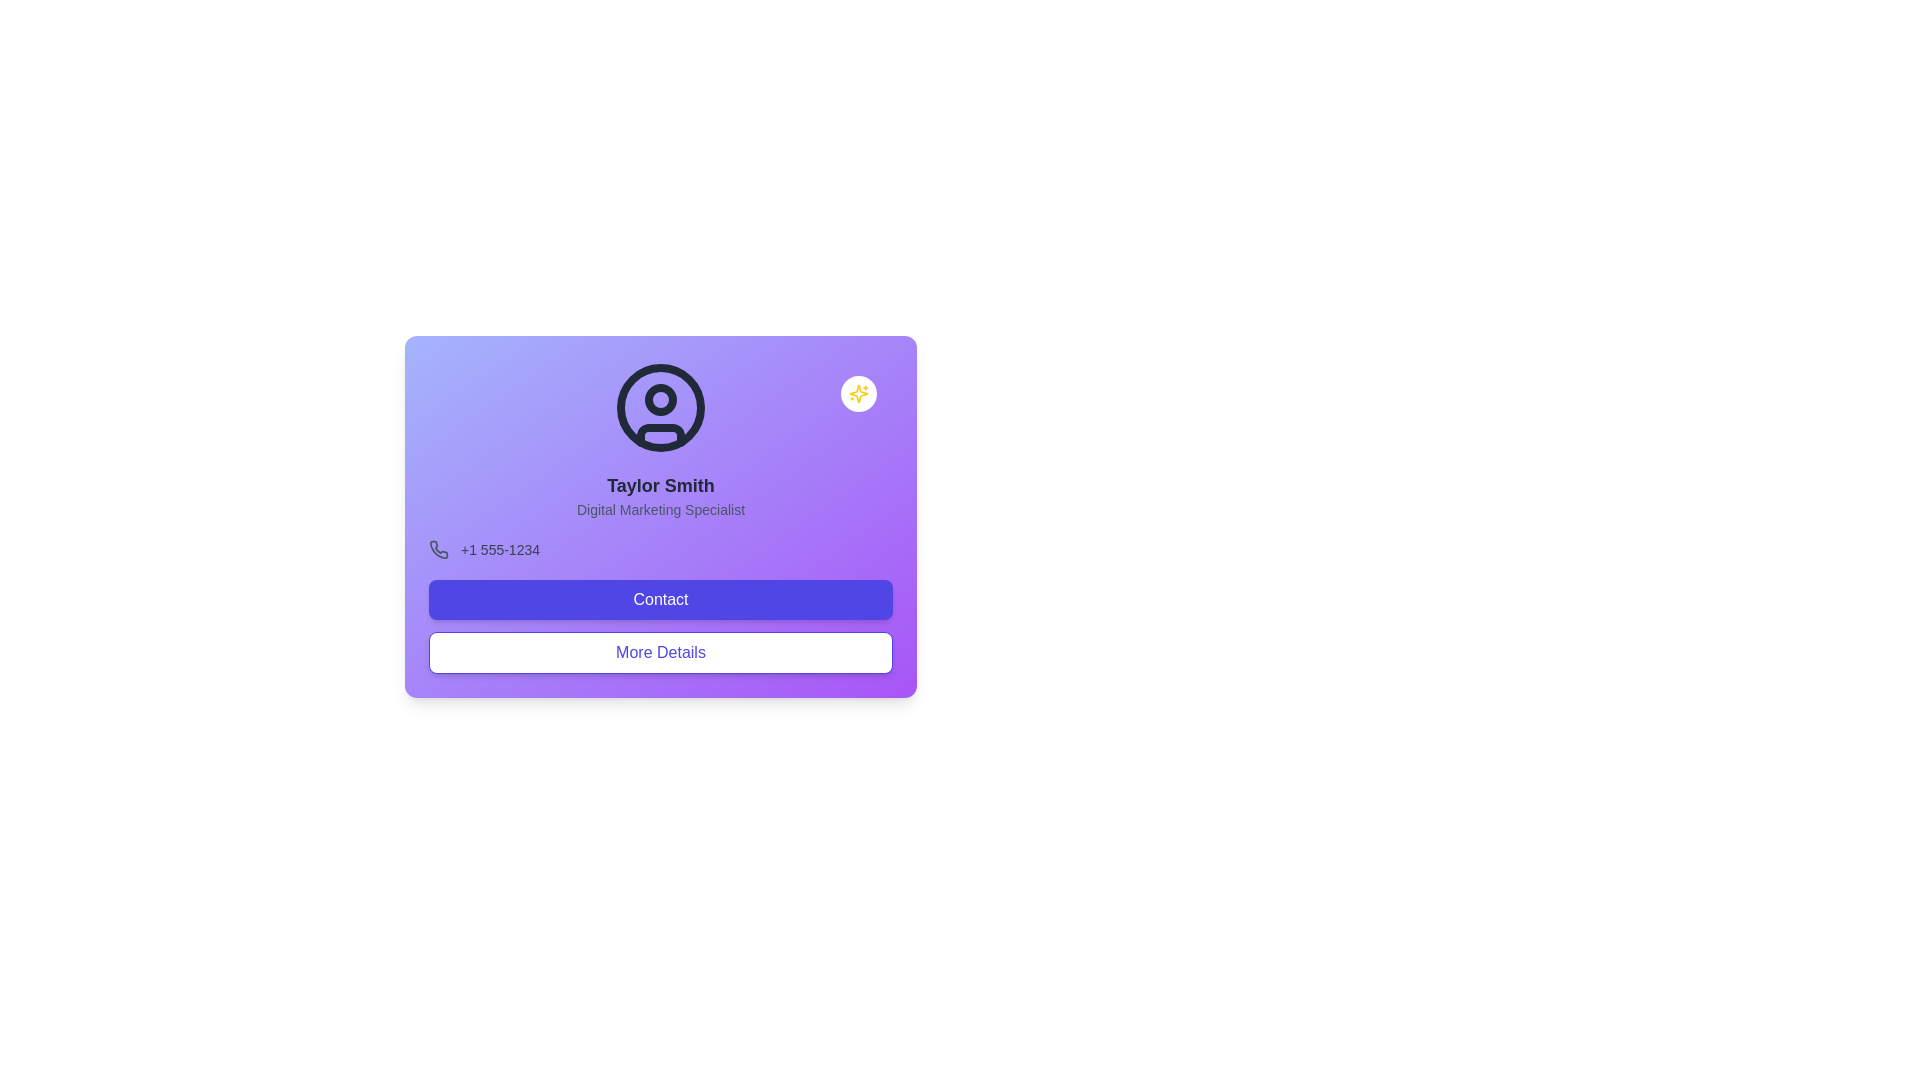 The width and height of the screenshot is (1920, 1080). I want to click on the button located below the 'Contact' button within the card-like interface, so click(661, 652).